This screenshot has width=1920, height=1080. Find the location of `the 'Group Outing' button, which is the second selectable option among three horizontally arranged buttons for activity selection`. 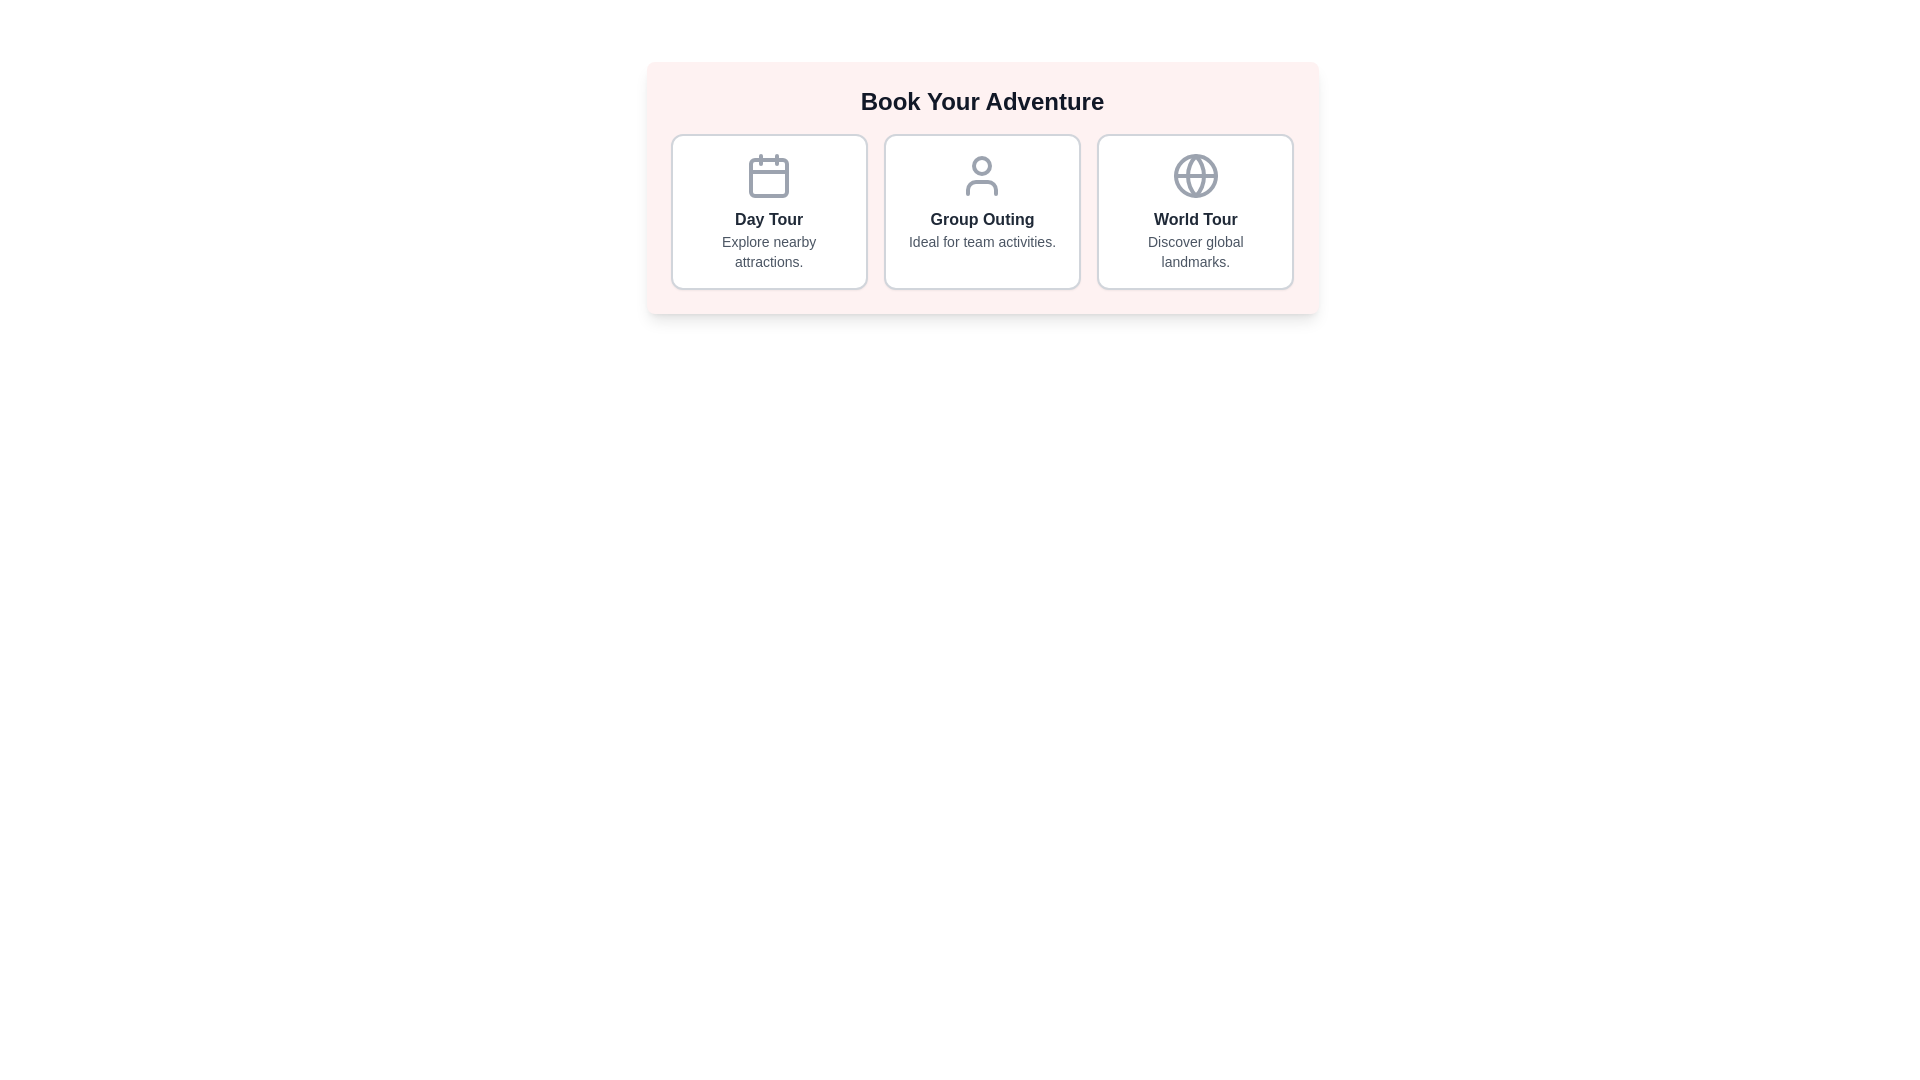

the 'Group Outing' button, which is the second selectable option among three horizontally arranged buttons for activity selection is located at coordinates (982, 212).